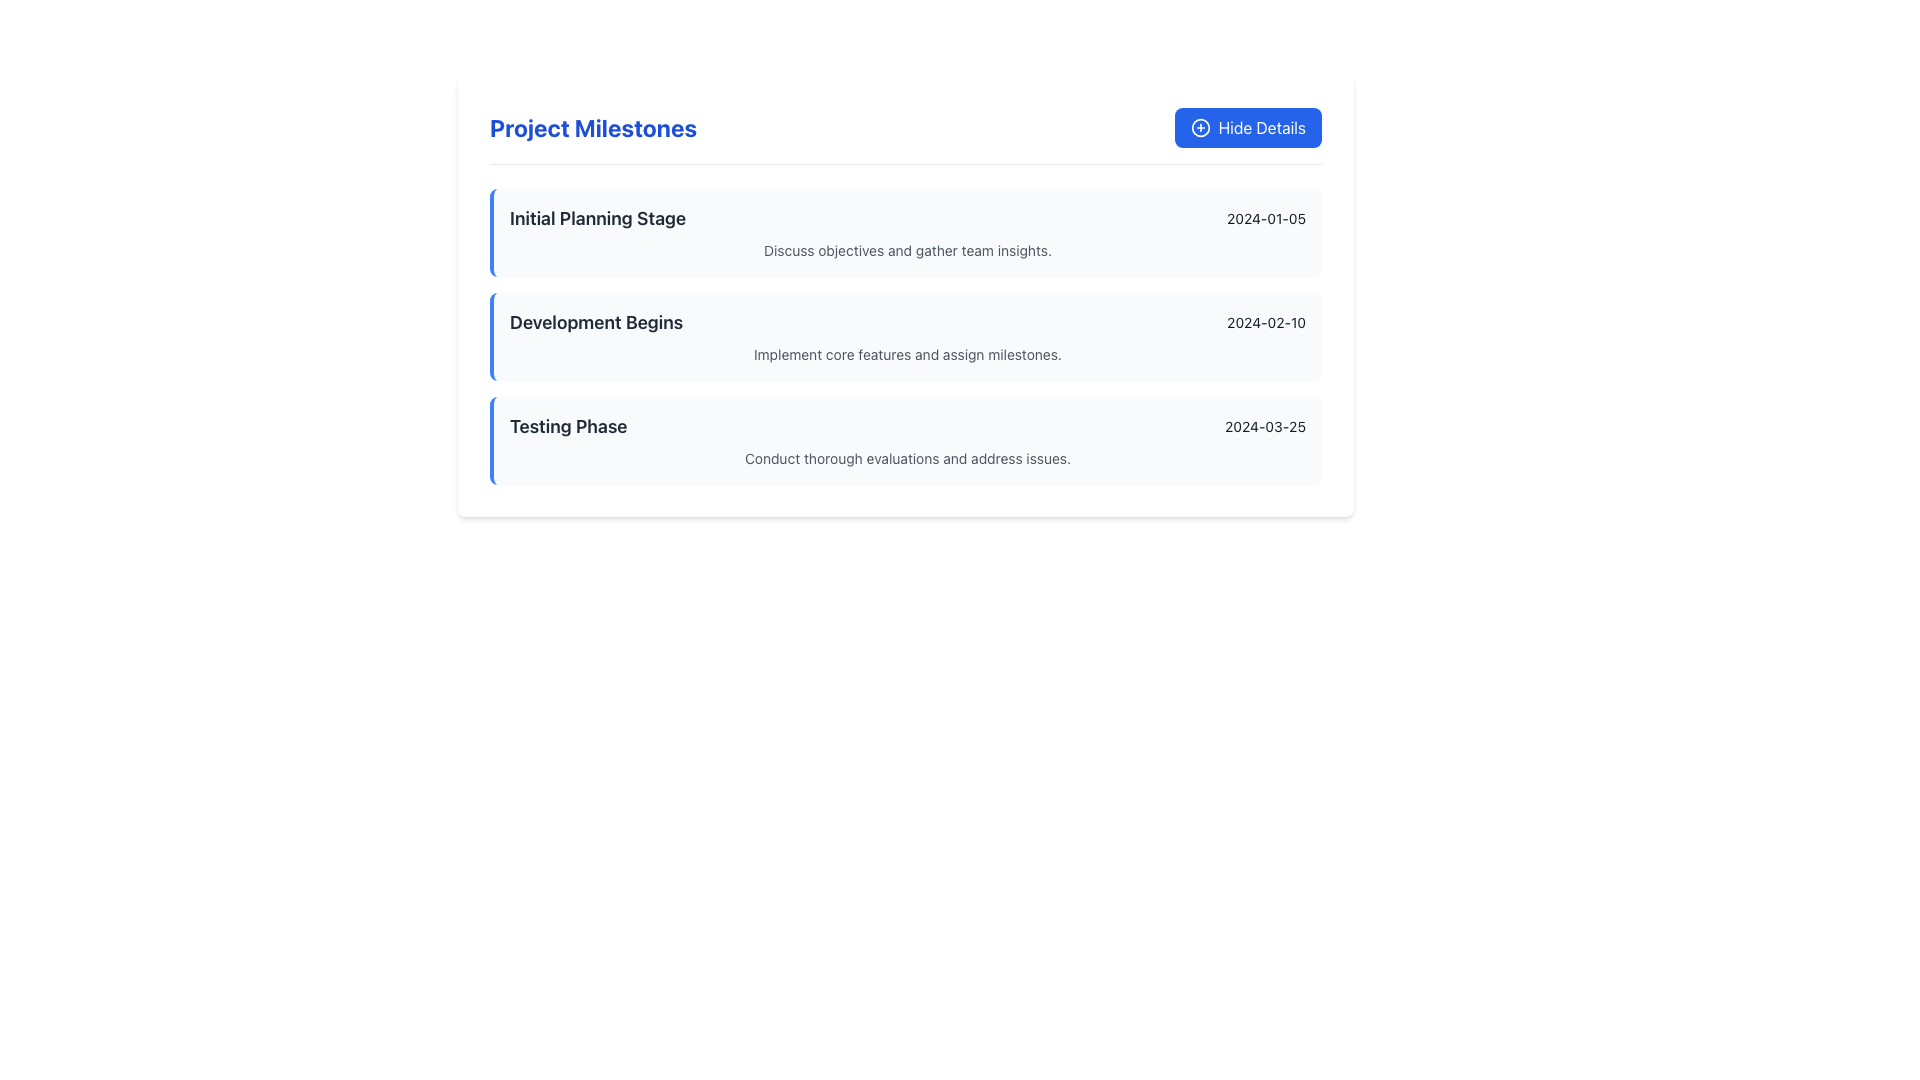 Image resolution: width=1920 pixels, height=1080 pixels. Describe the element at coordinates (595, 322) in the screenshot. I see `text label displaying 'Development Begins' which is located in the second item of the vertically stacked list under the 'Project Milestones' section` at that location.